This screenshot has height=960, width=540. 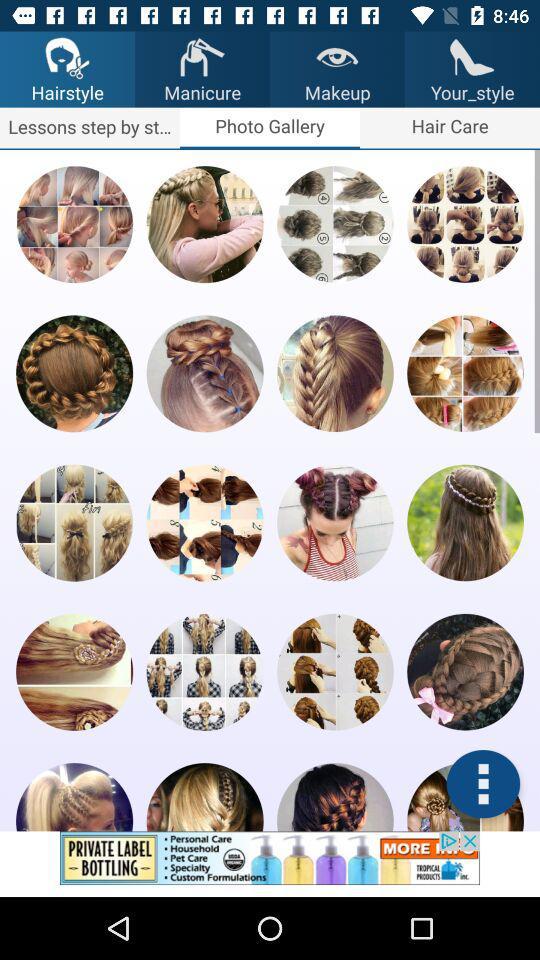 What do you see at coordinates (335, 224) in the screenshot?
I see `the photo` at bounding box center [335, 224].